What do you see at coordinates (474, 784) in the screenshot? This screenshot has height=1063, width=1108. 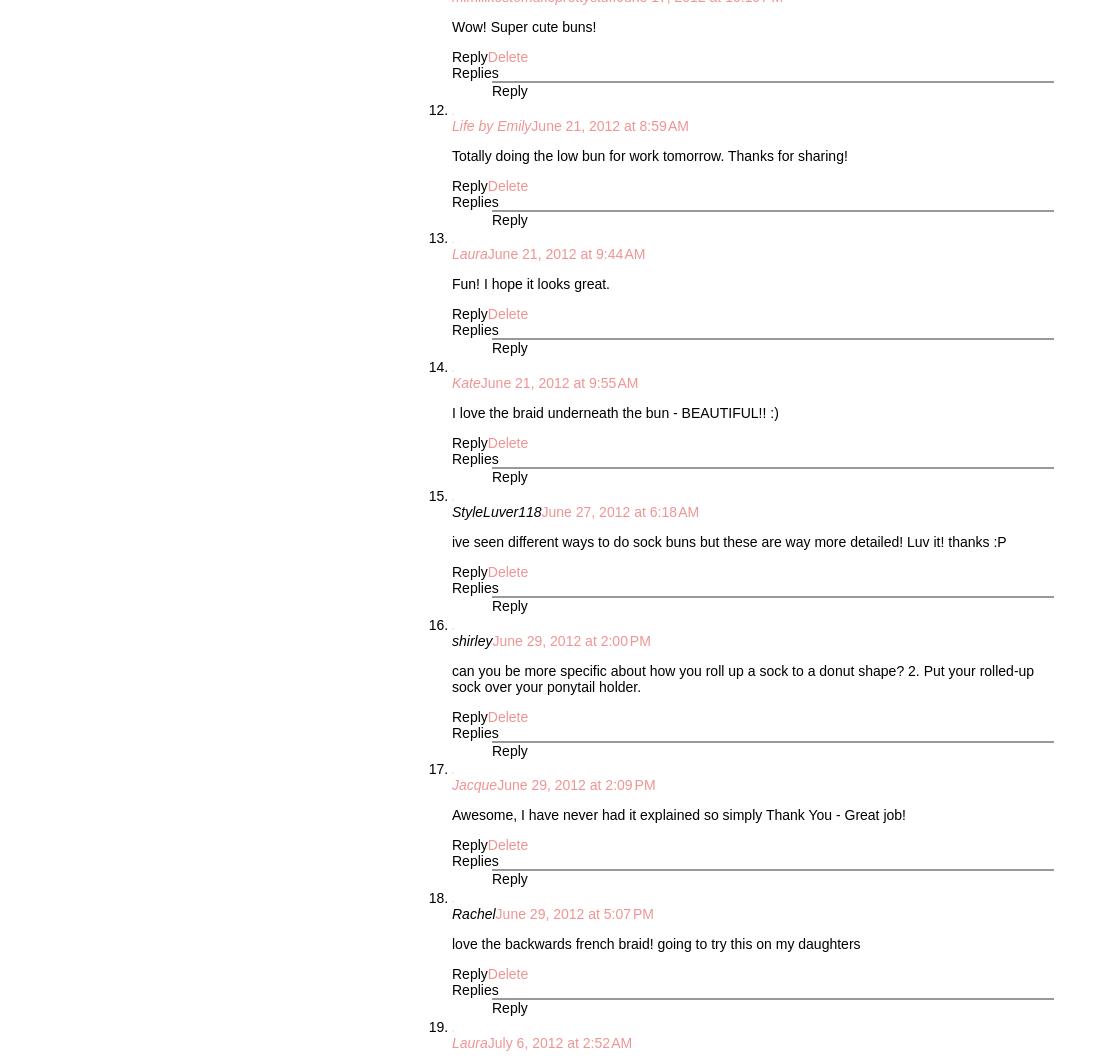 I see `'Jacque'` at bounding box center [474, 784].